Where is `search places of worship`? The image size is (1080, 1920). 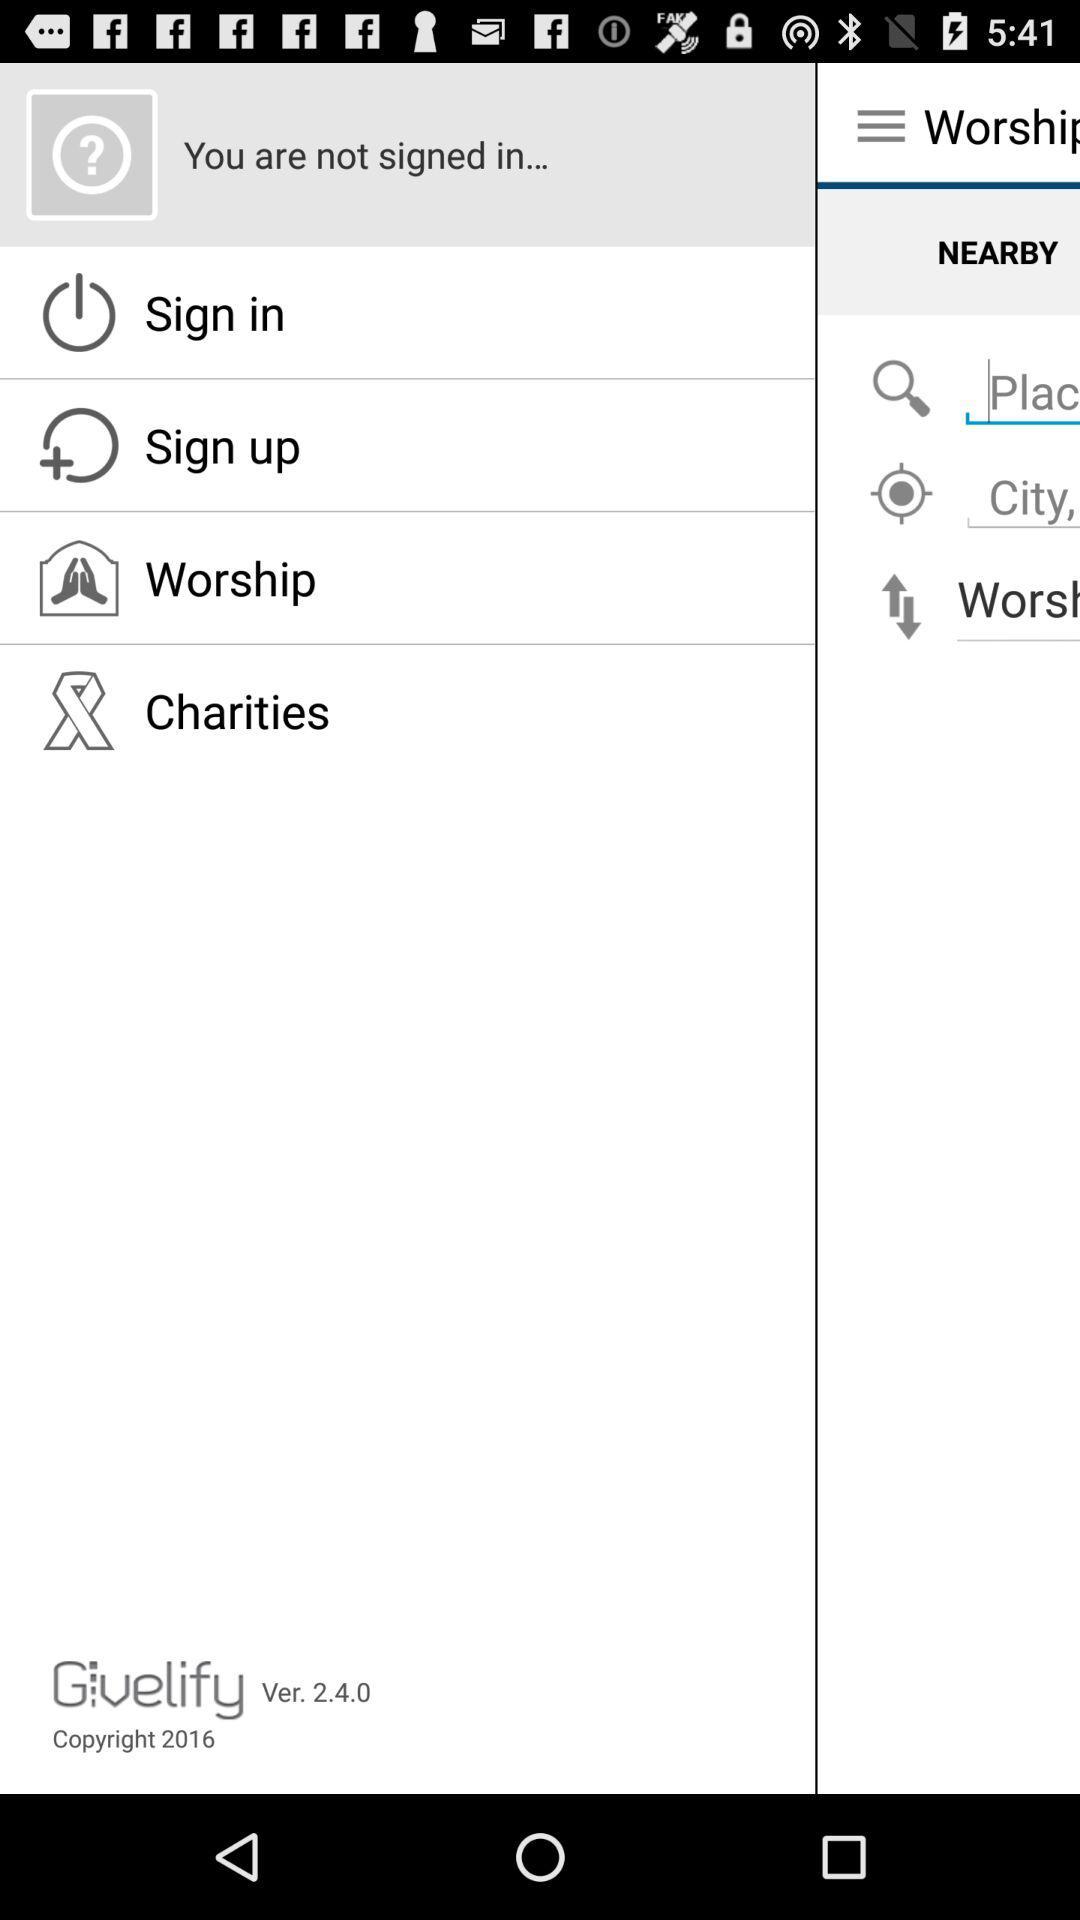
search places of worship is located at coordinates (901, 389).